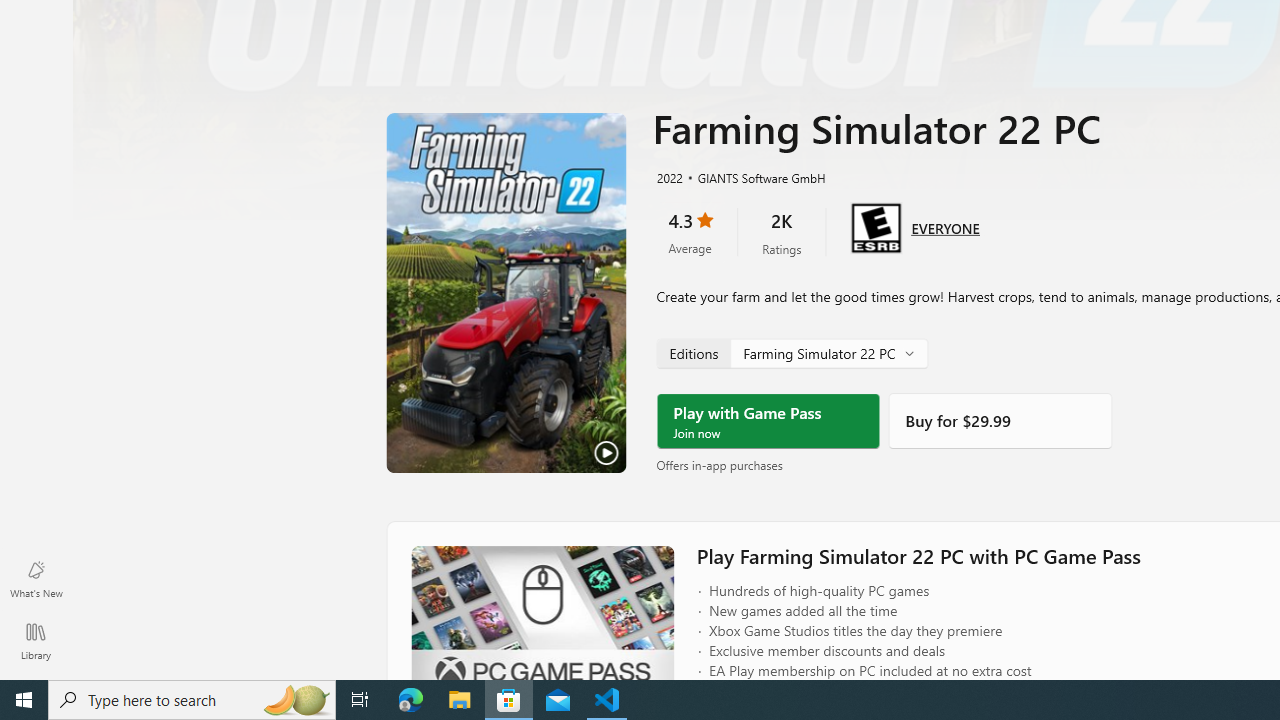 The image size is (1280, 720). I want to click on 'Play with Game Pass', so click(767, 420).